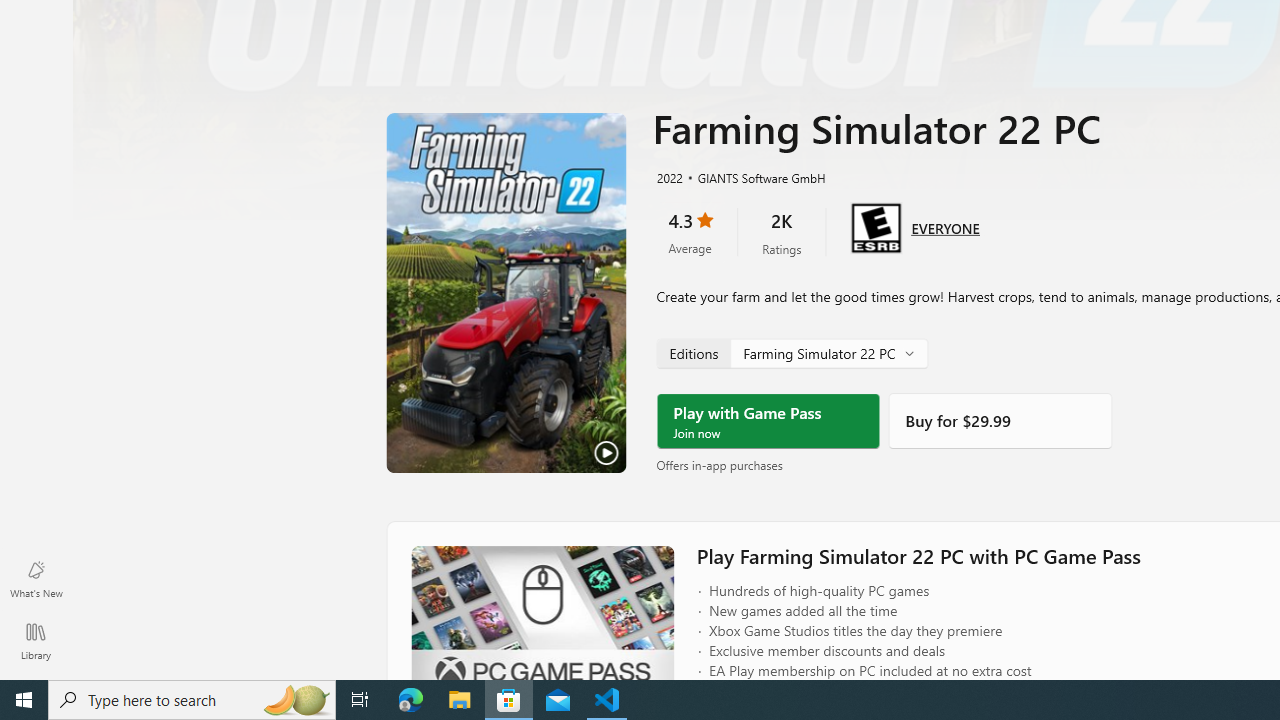 The image size is (1280, 720). I want to click on 'Play with Game Pass', so click(767, 420).